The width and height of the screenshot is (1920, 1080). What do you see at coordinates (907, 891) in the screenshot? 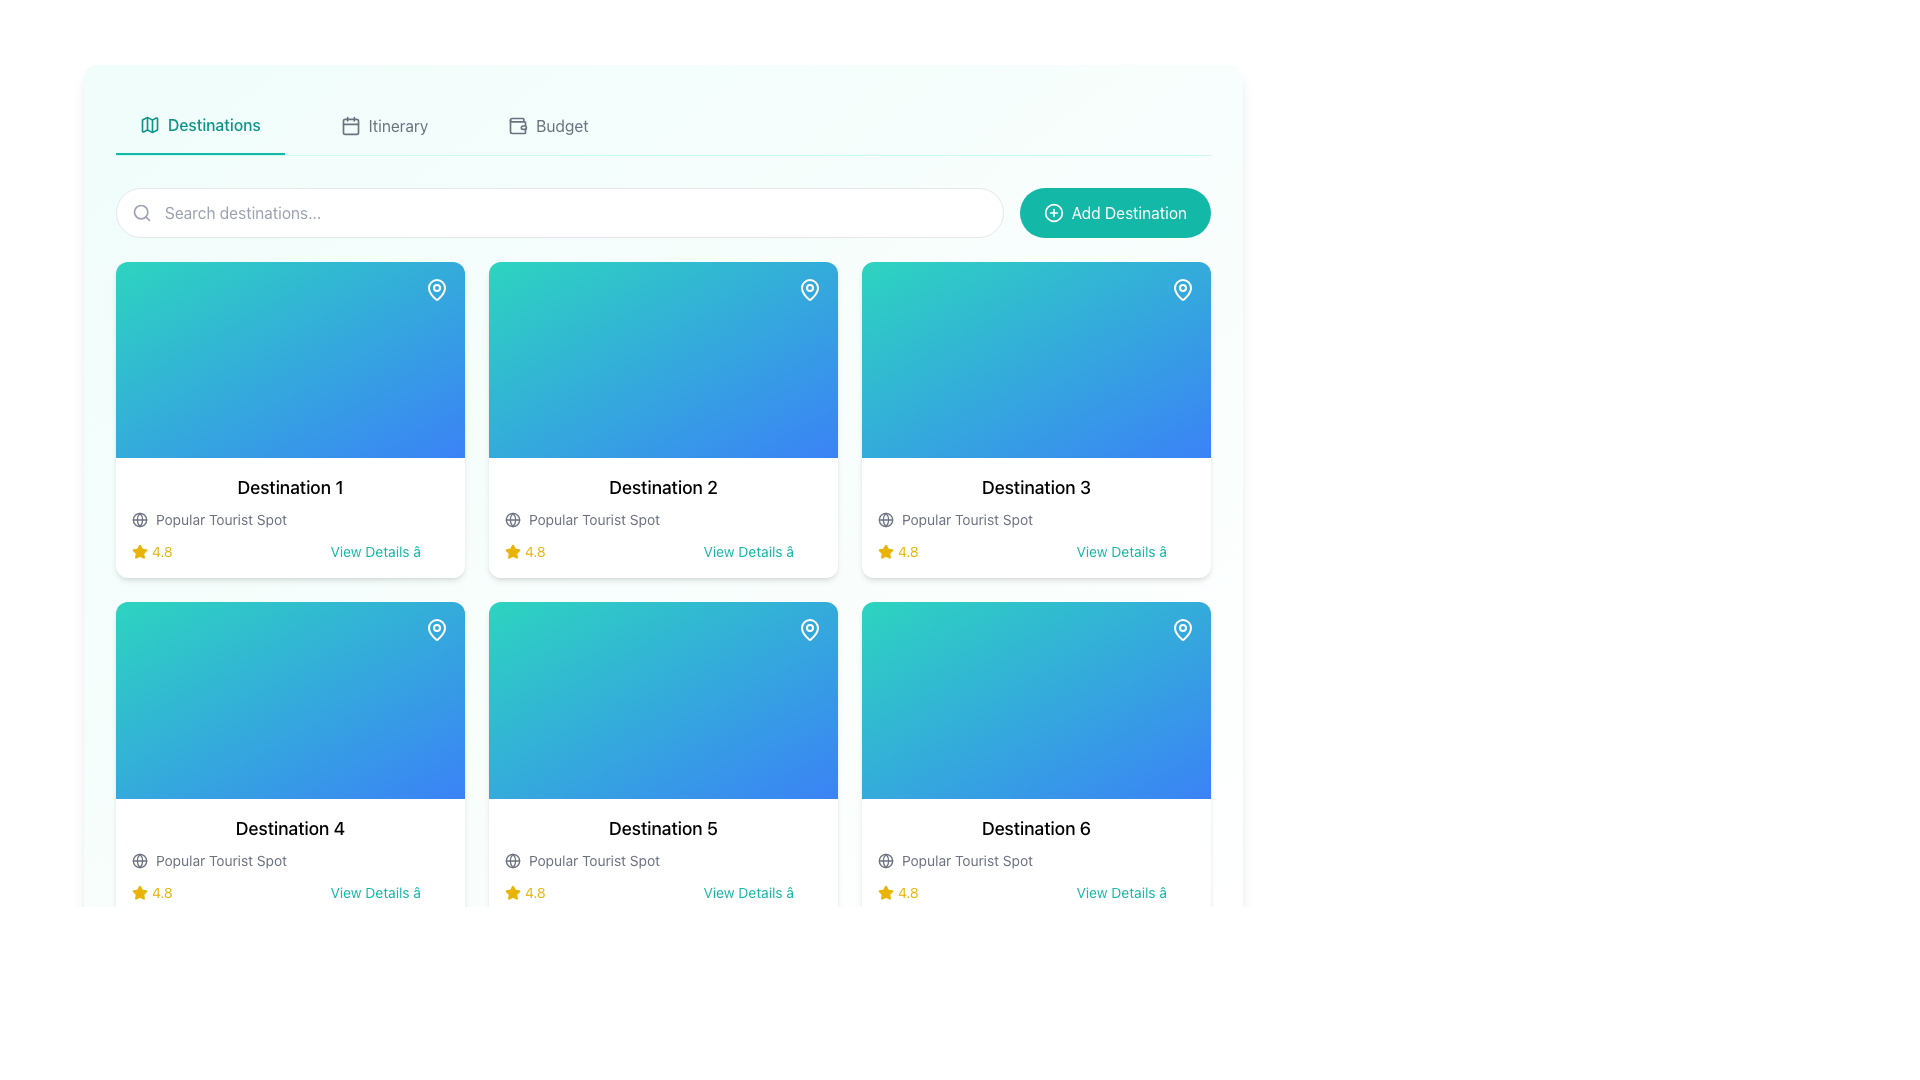
I see `the rating value text located in the lower portion of the sixth card, next to the star icon and above the 'View Details' link` at bounding box center [907, 891].